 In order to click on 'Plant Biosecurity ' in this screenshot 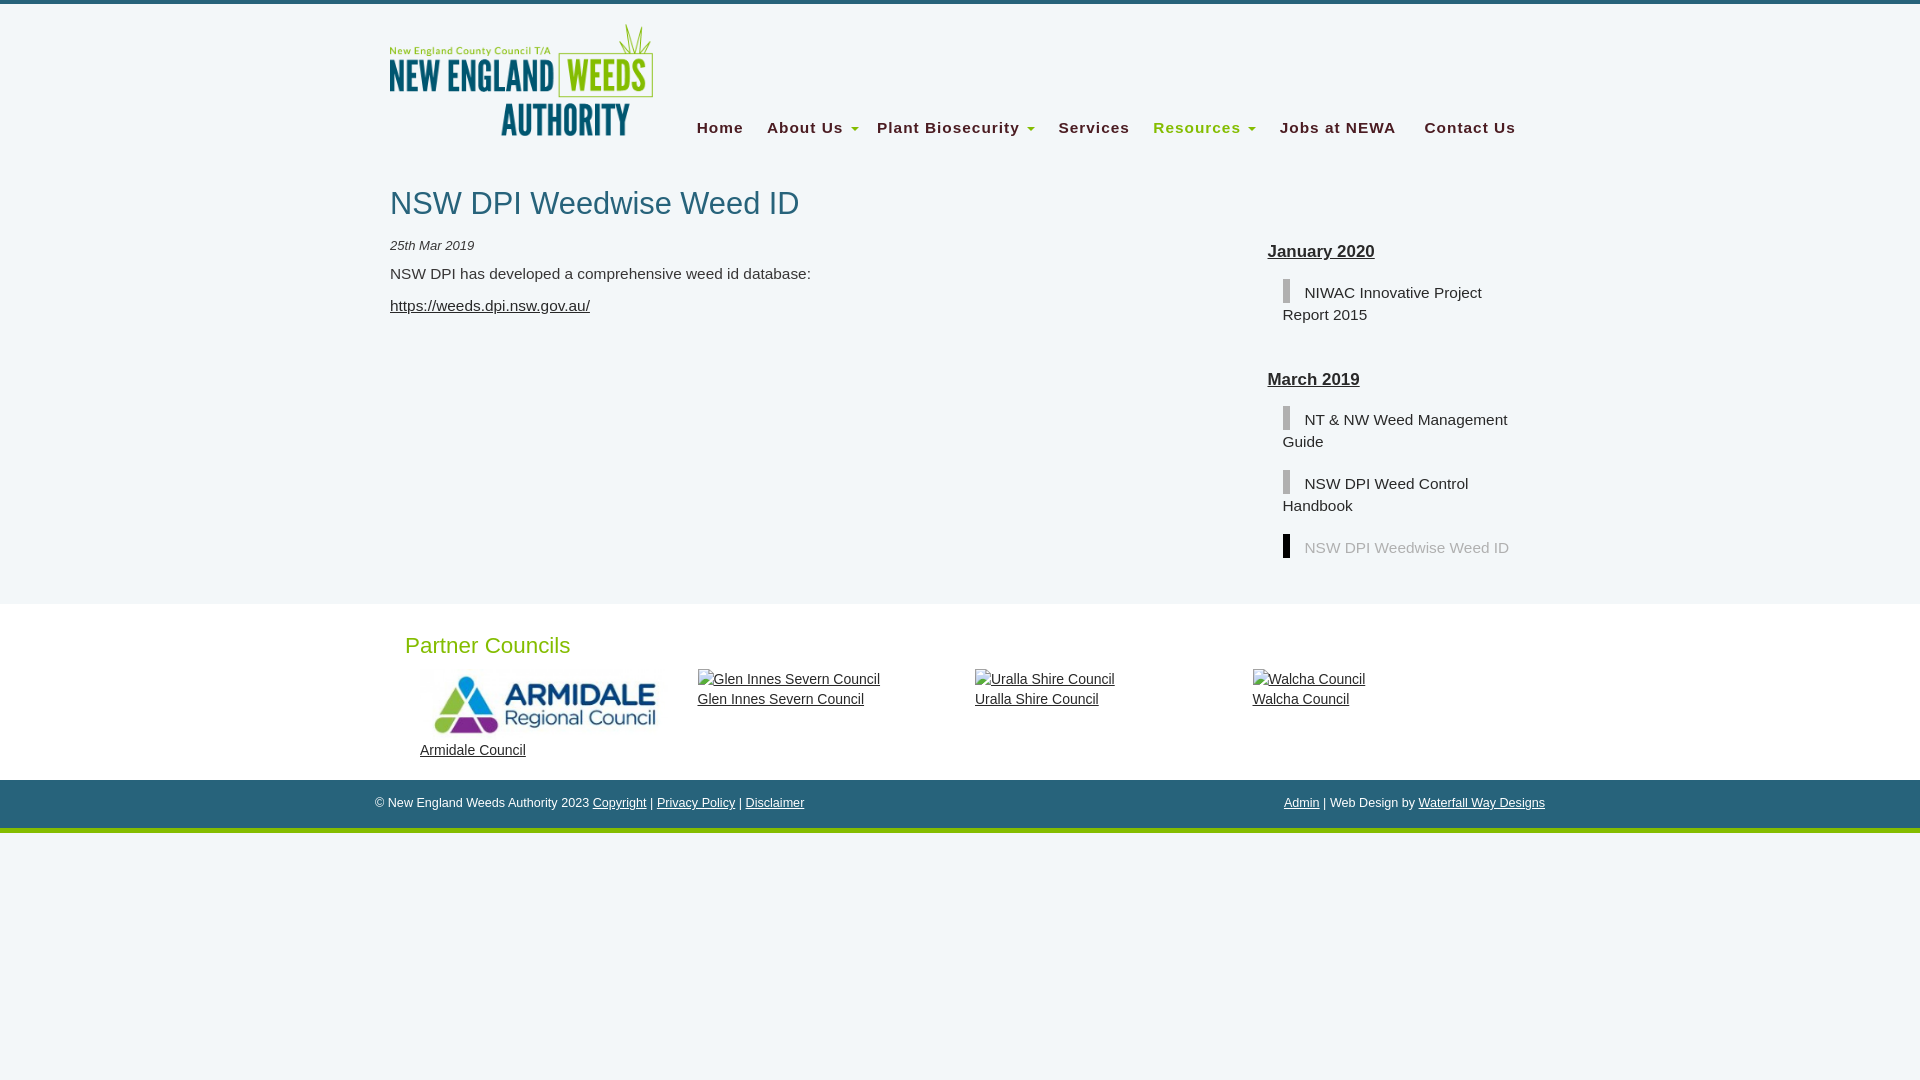, I will do `click(954, 127)`.